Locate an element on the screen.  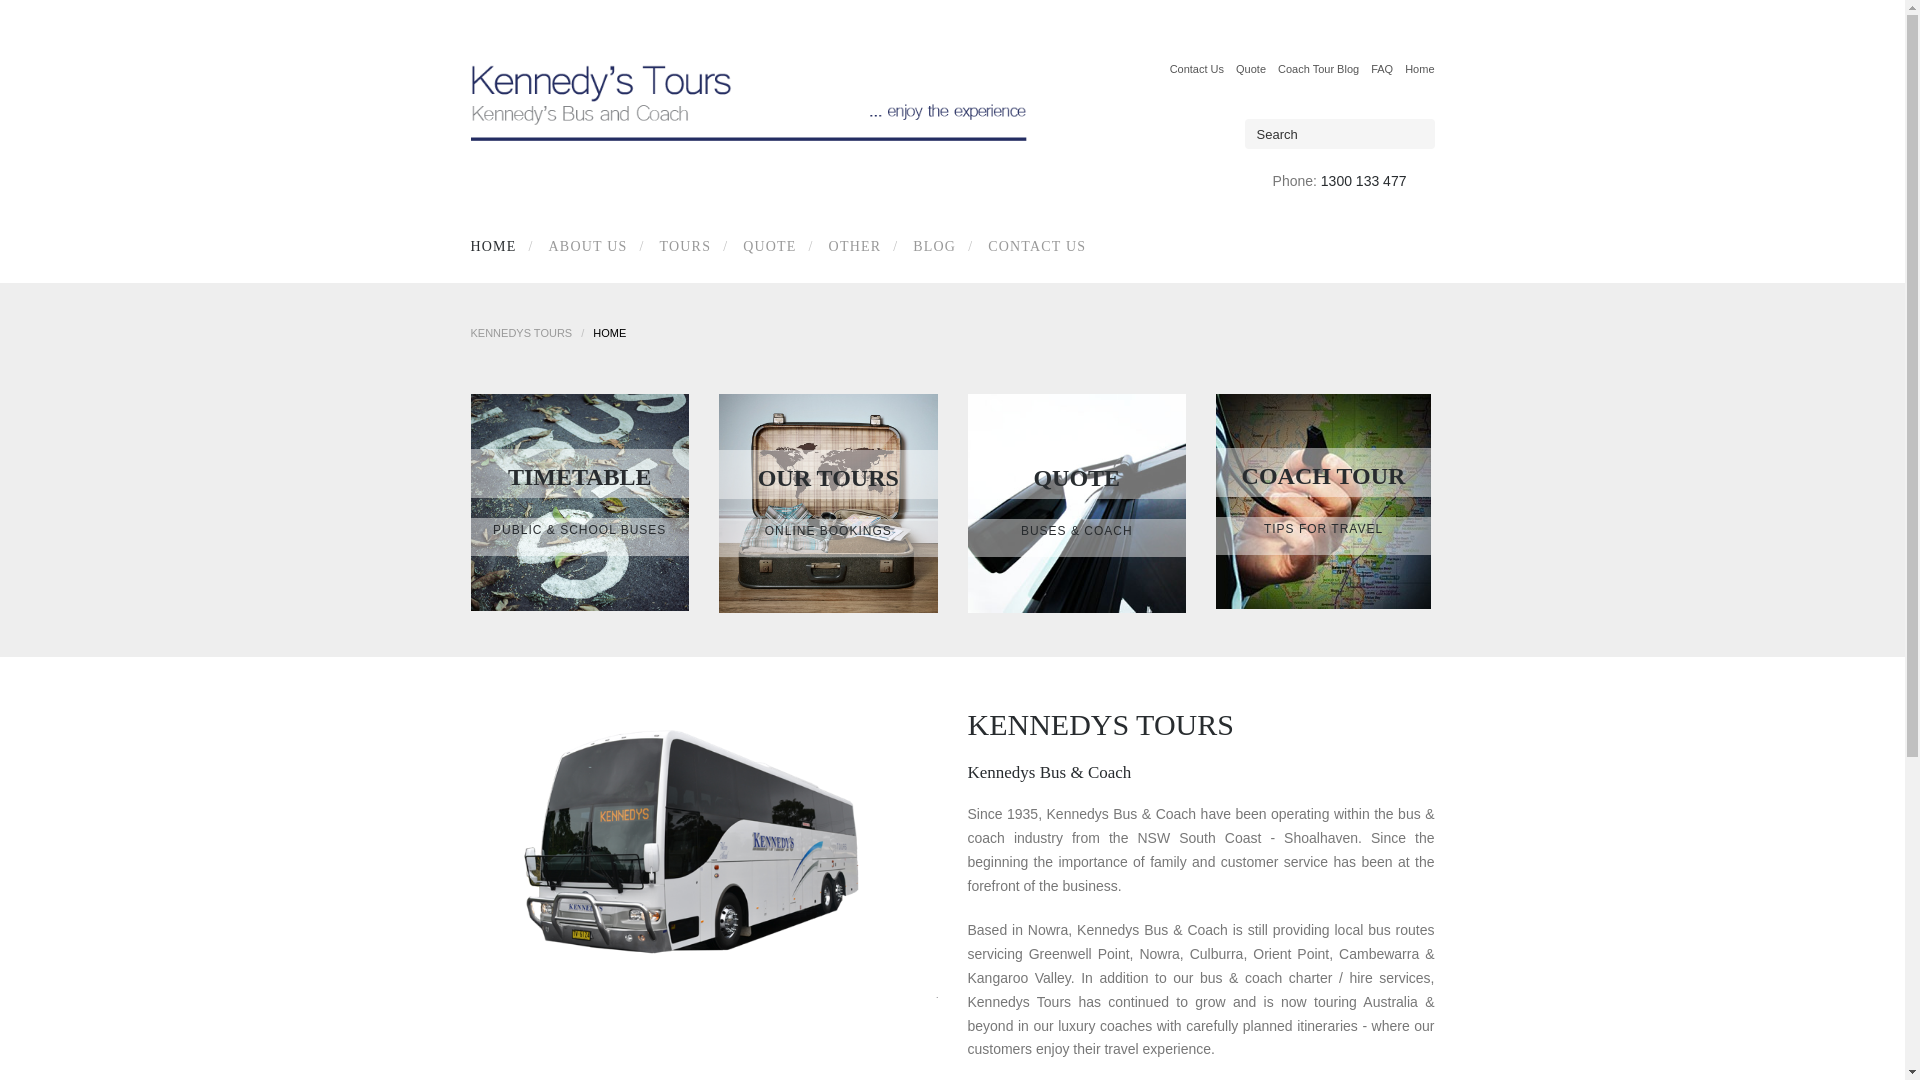
'QUOTE' is located at coordinates (722, 245).